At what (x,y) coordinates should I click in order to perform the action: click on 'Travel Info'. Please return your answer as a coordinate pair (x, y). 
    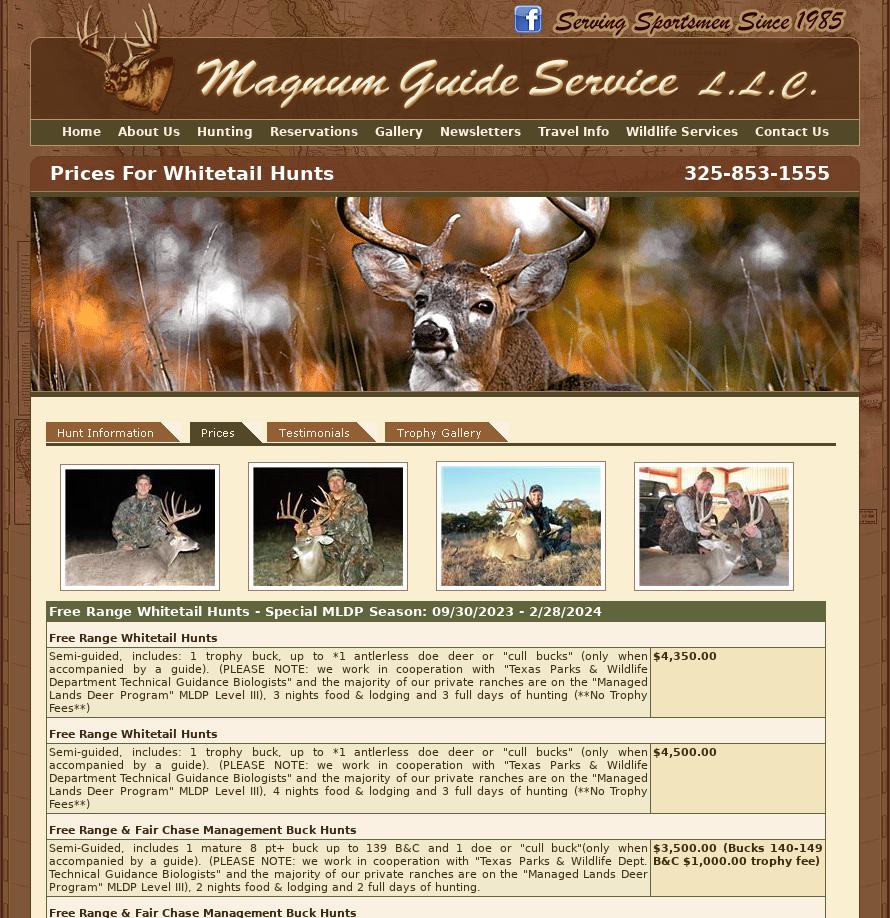
    Looking at the image, I should click on (571, 131).